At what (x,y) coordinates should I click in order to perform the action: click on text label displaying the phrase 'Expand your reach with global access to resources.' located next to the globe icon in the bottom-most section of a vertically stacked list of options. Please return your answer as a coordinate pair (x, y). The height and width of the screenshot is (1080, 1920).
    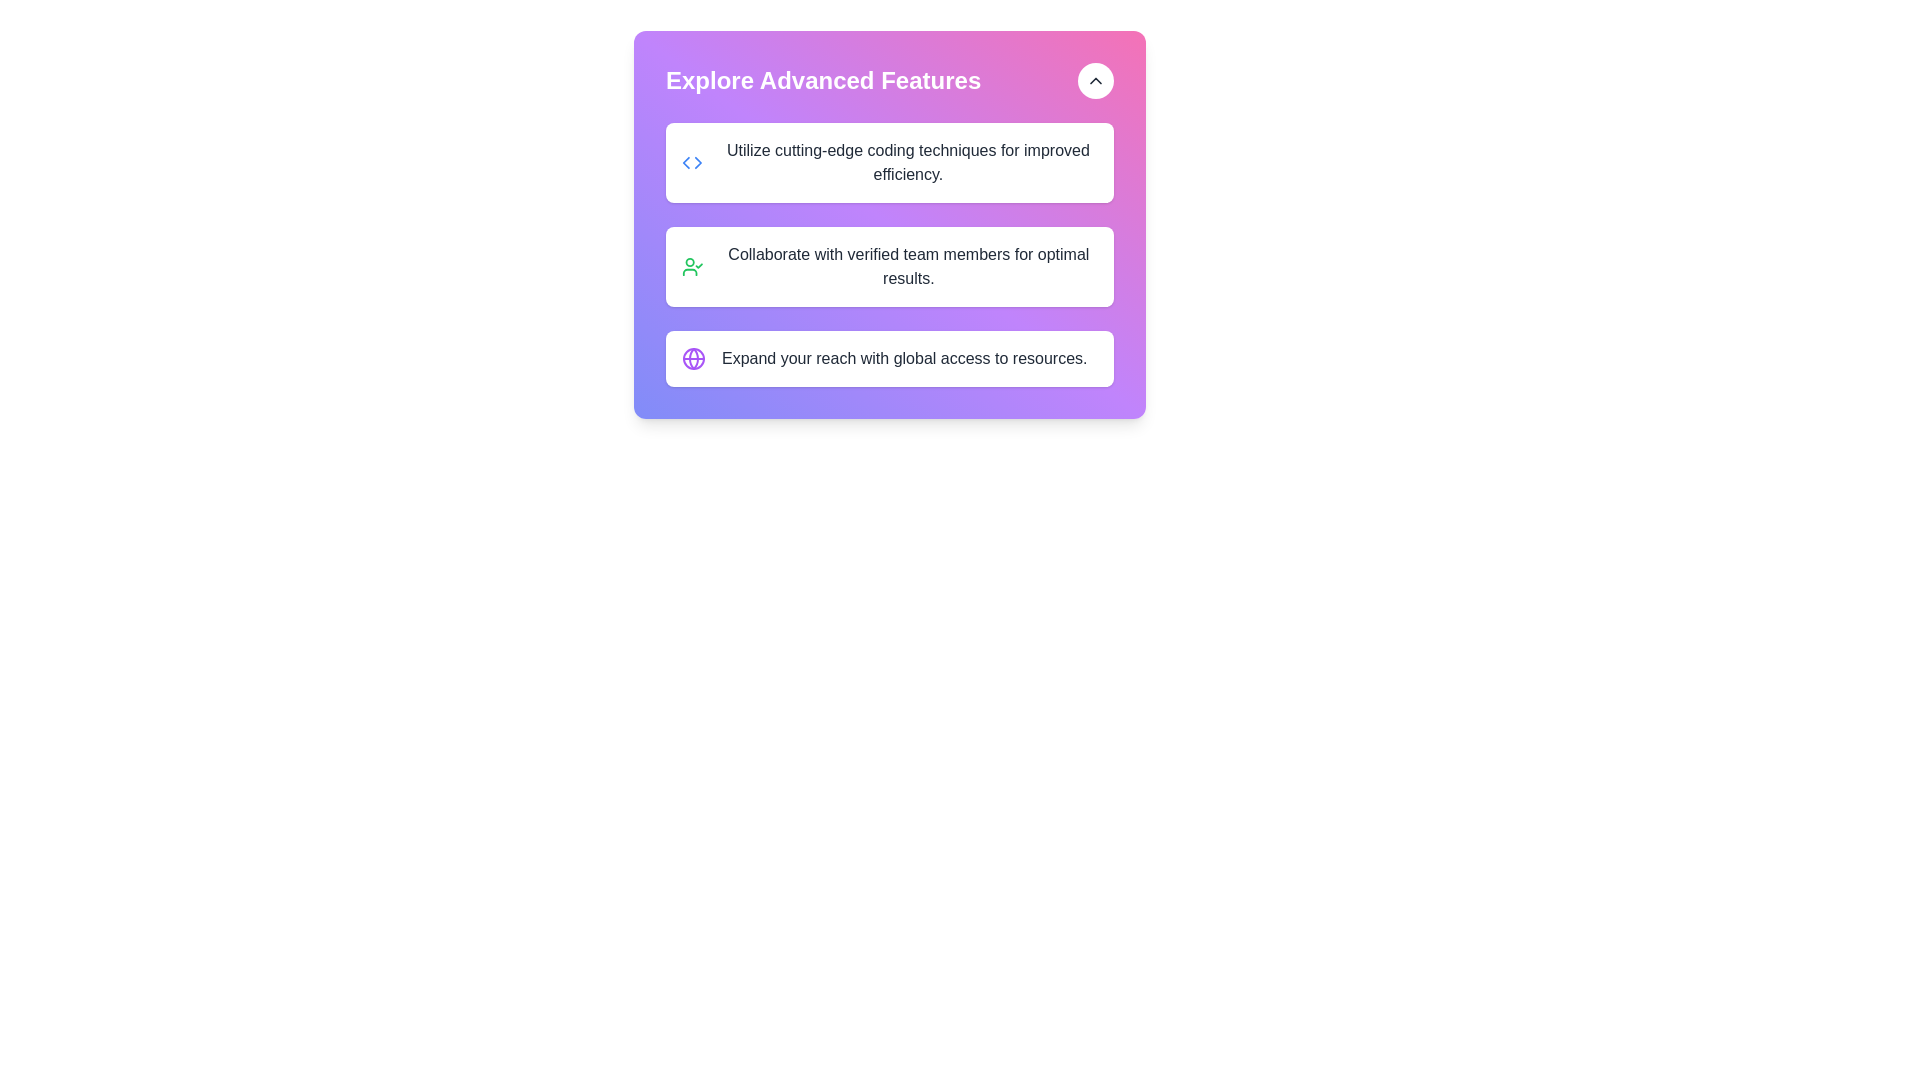
    Looking at the image, I should click on (903, 357).